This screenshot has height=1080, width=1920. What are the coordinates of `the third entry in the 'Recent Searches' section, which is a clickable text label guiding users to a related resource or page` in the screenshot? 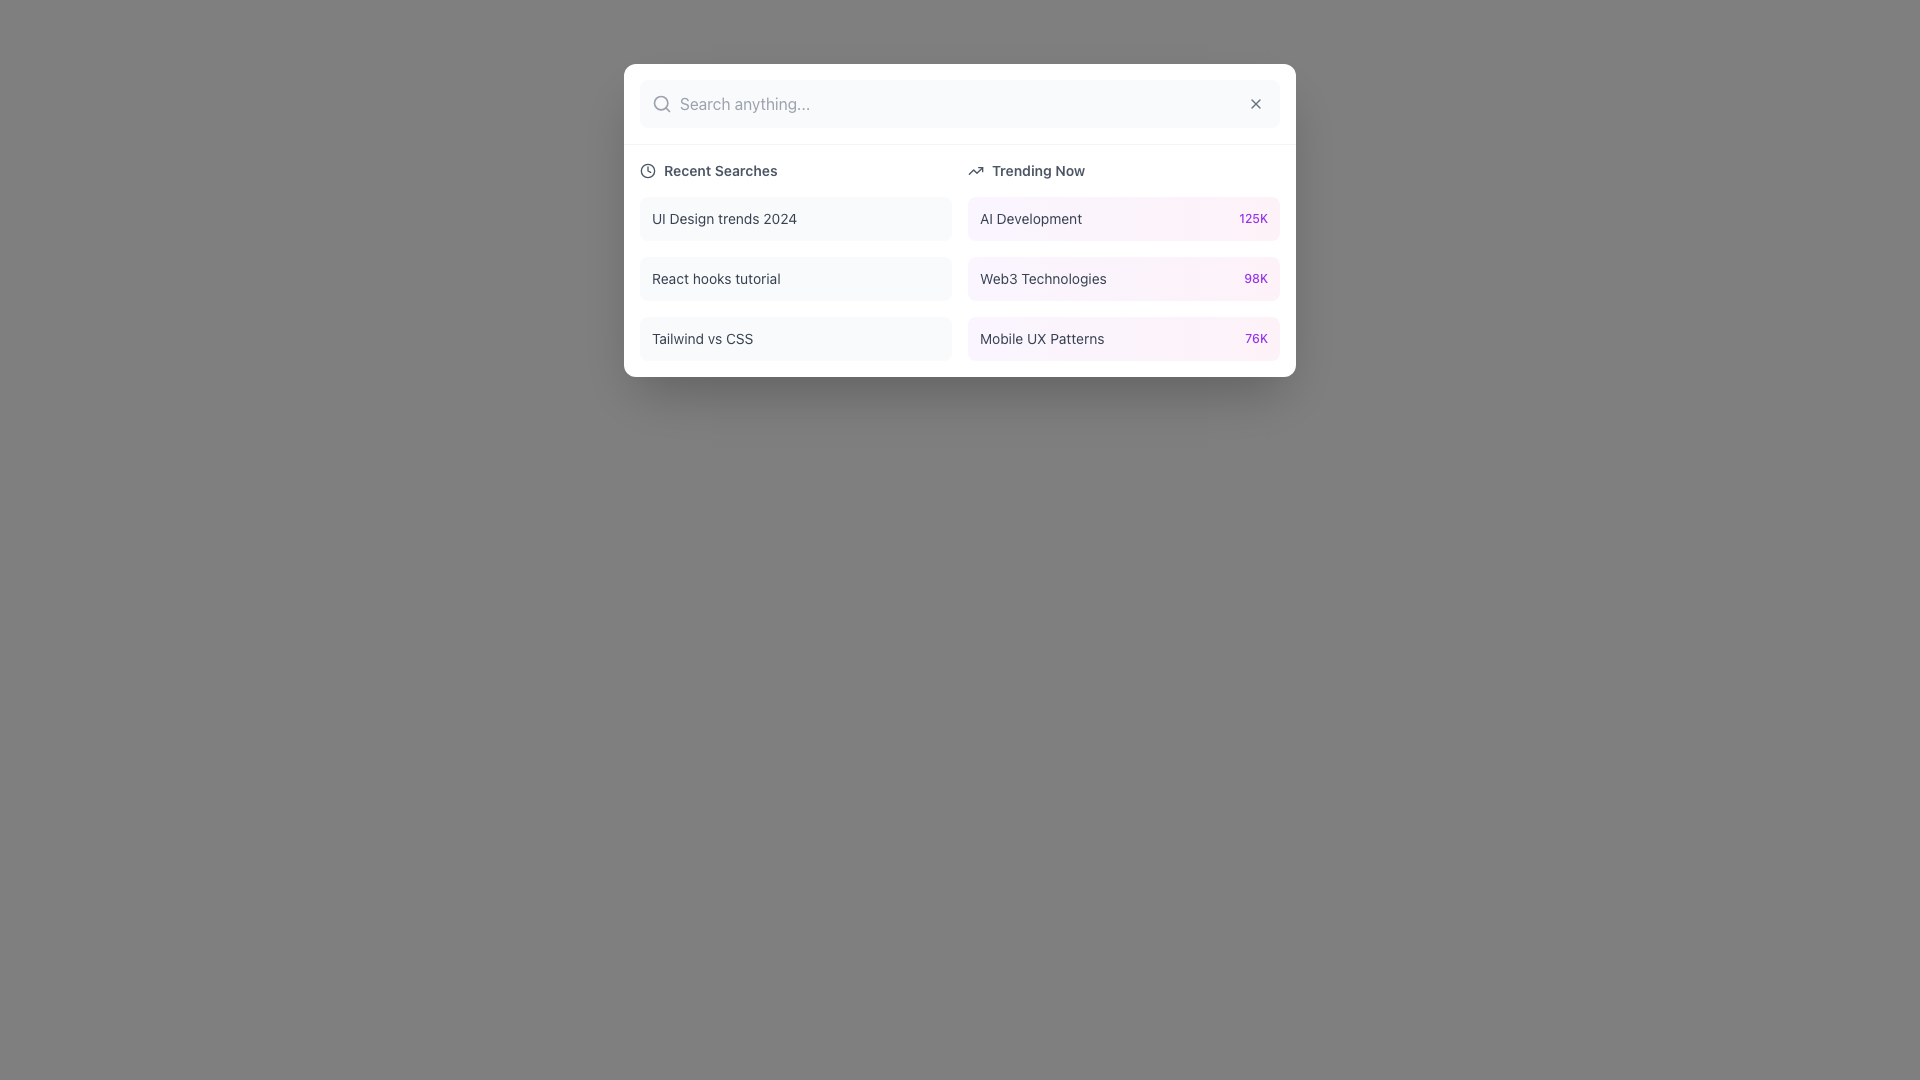 It's located at (702, 338).